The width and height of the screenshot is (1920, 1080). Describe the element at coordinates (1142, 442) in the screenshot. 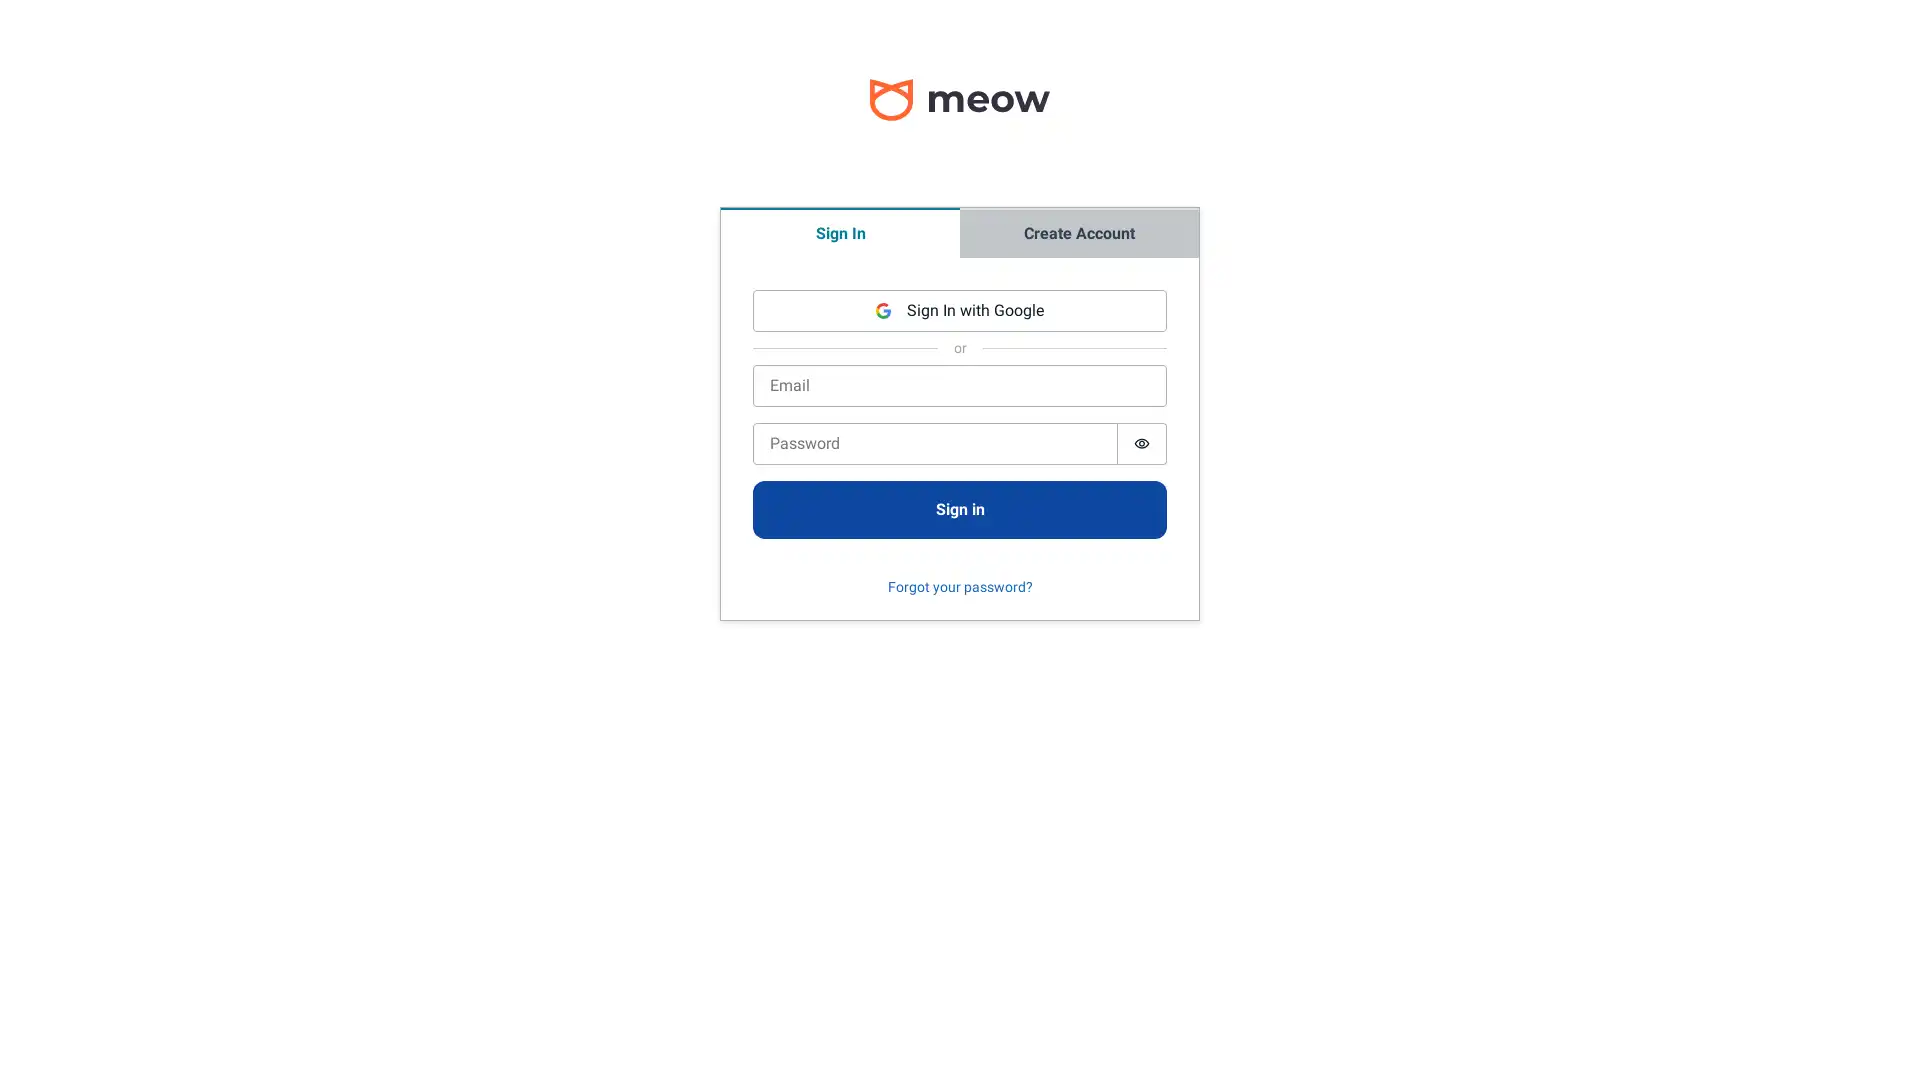

I see `Show password` at that location.